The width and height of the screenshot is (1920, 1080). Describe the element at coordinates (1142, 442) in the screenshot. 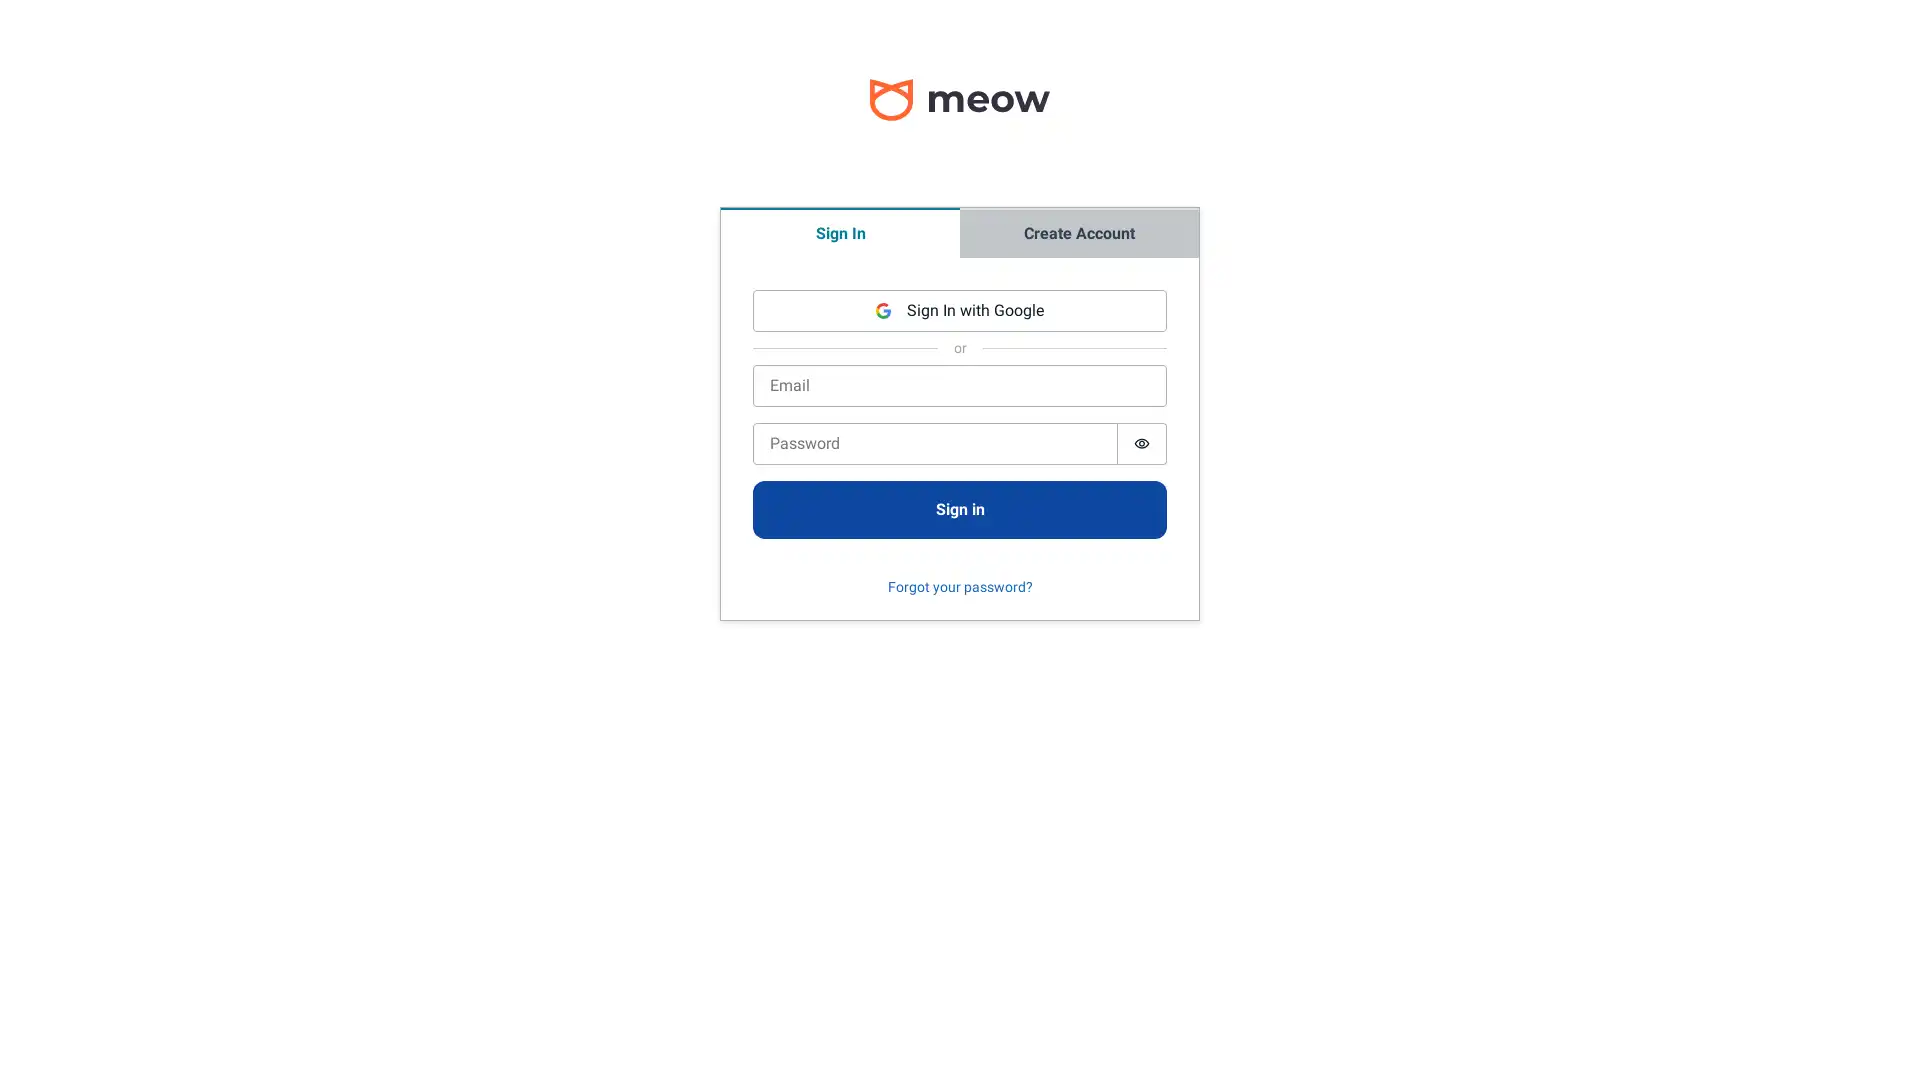

I see `Show password` at that location.